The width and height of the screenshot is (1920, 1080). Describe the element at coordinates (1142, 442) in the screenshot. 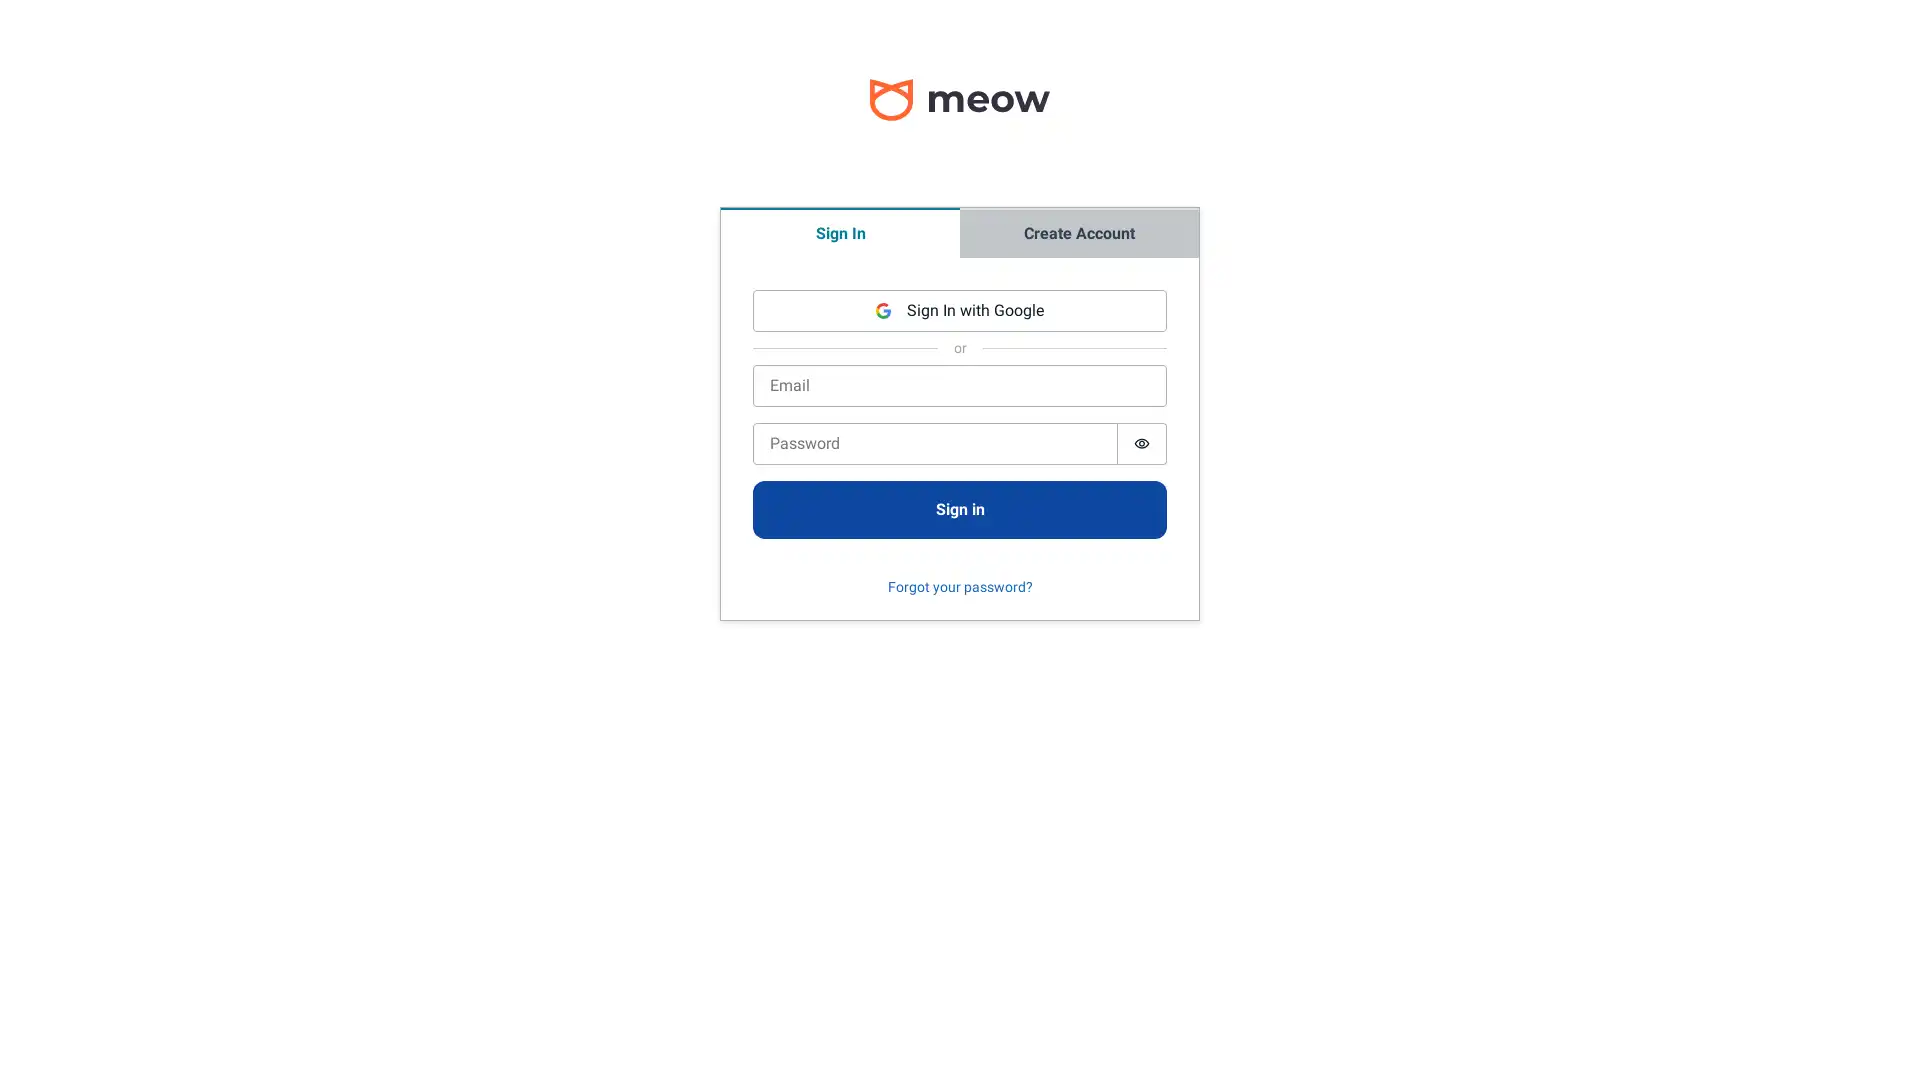

I see `Show password` at that location.